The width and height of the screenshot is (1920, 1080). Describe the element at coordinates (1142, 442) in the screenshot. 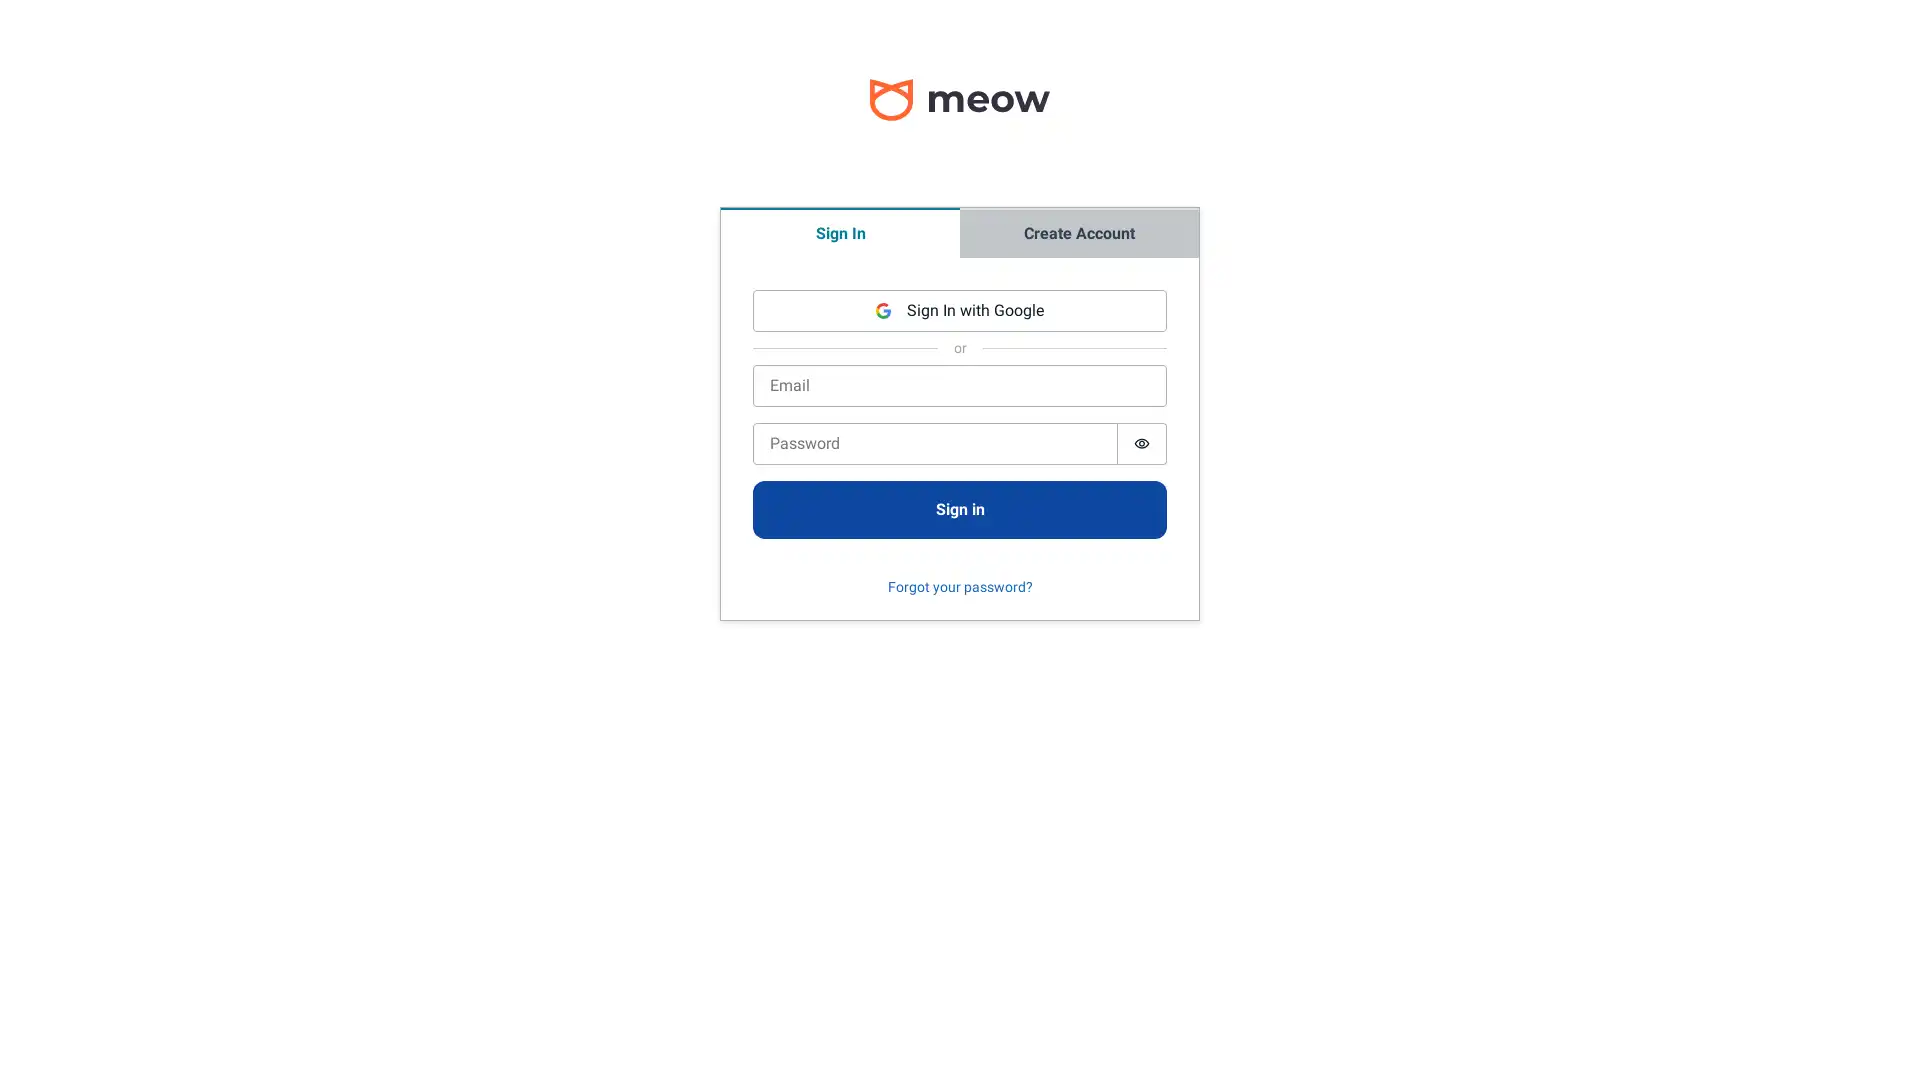

I see `Show password` at that location.